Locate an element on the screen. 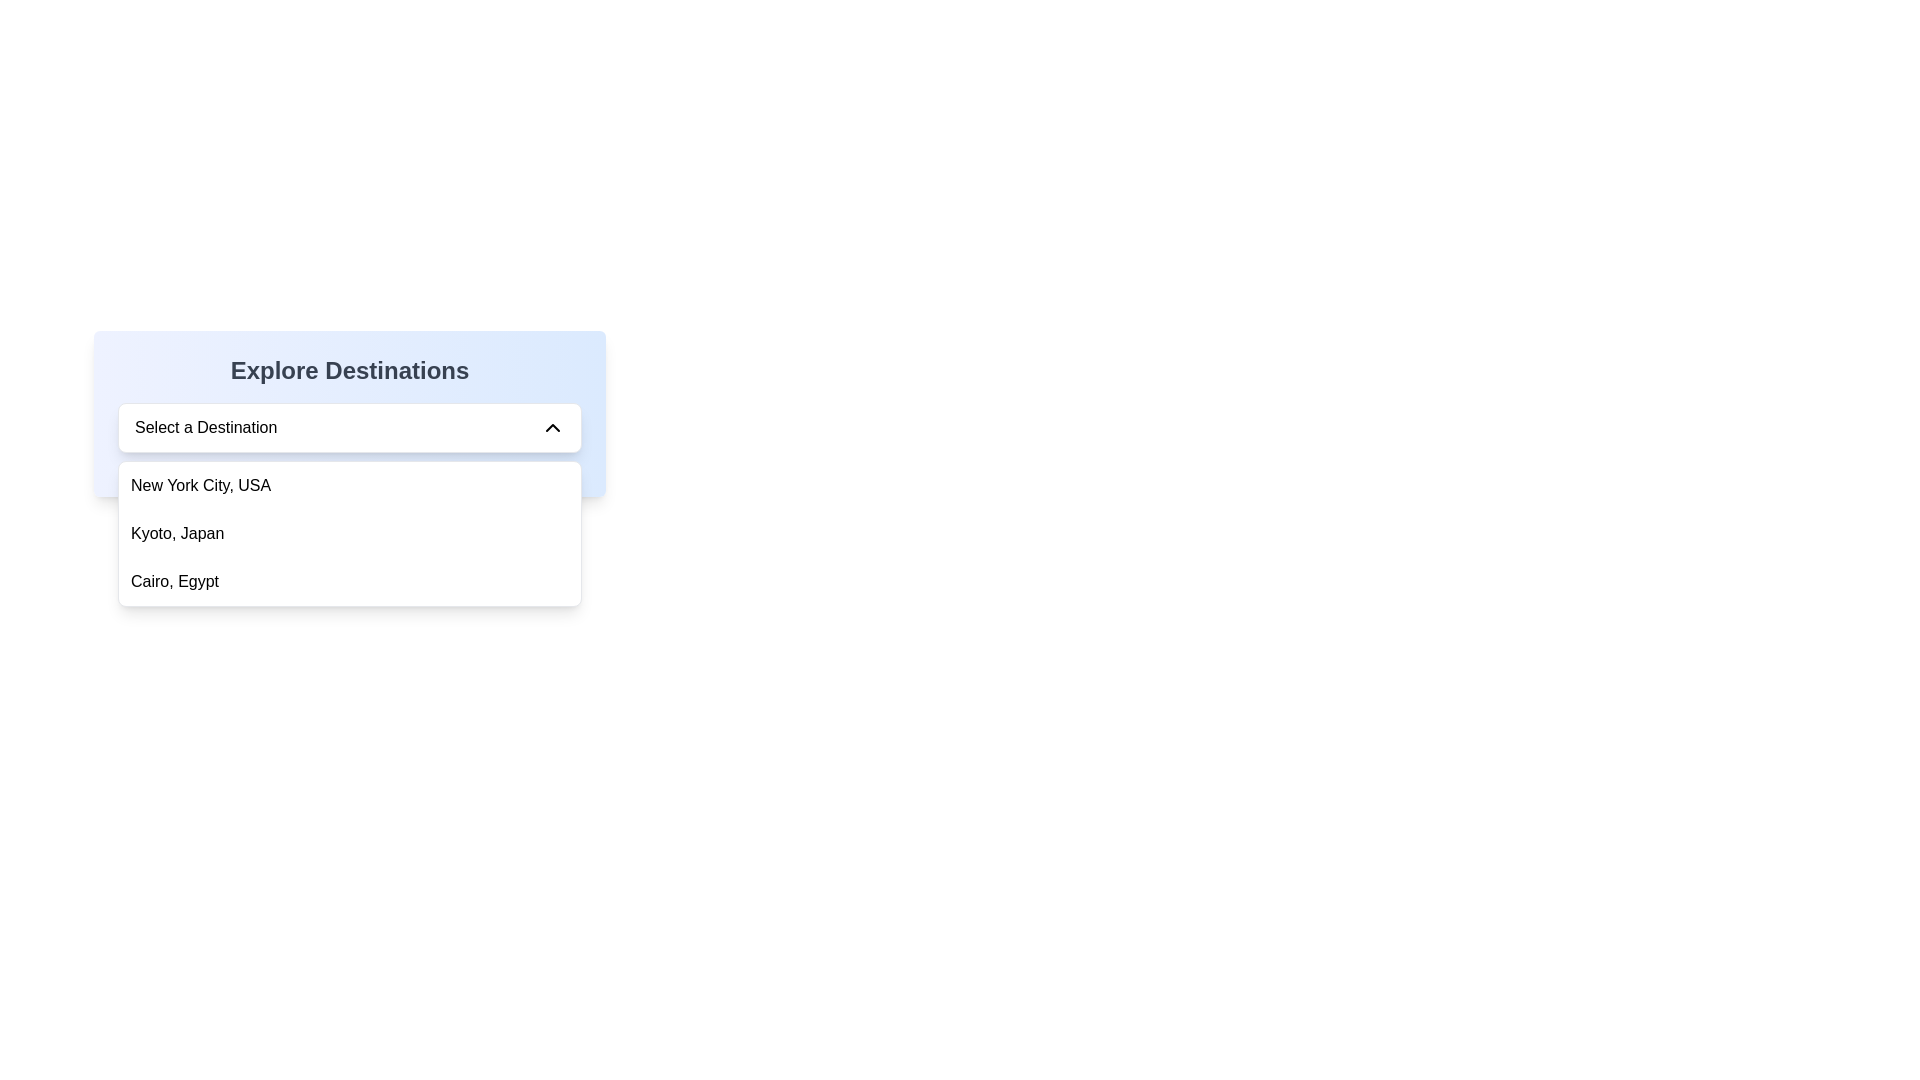  the dropdown item labeled 'Cairo, Egypt' is located at coordinates (350, 582).